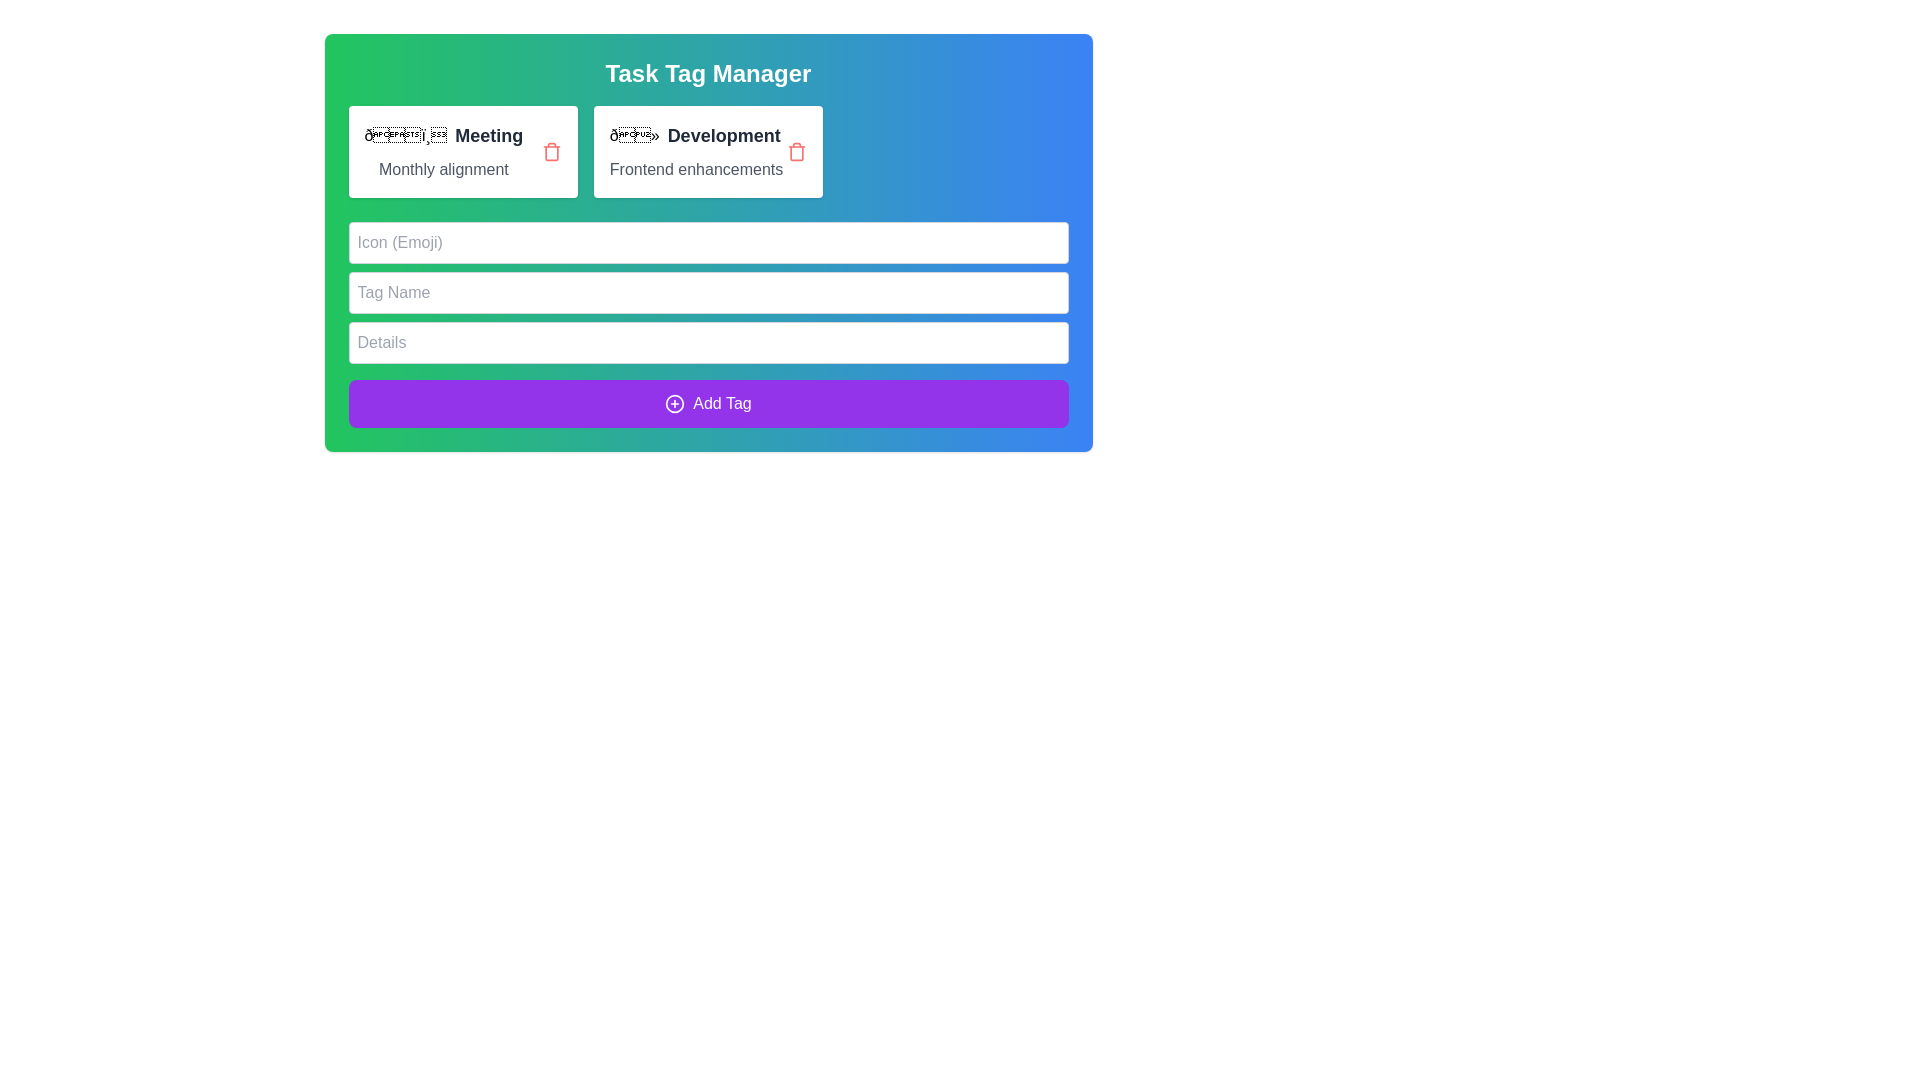  Describe the element at coordinates (462, 150) in the screenshot. I see `the card displaying the title 'Meeting' and description 'Monthly alignment', which is the first card in the top-left of the grid layout` at that location.